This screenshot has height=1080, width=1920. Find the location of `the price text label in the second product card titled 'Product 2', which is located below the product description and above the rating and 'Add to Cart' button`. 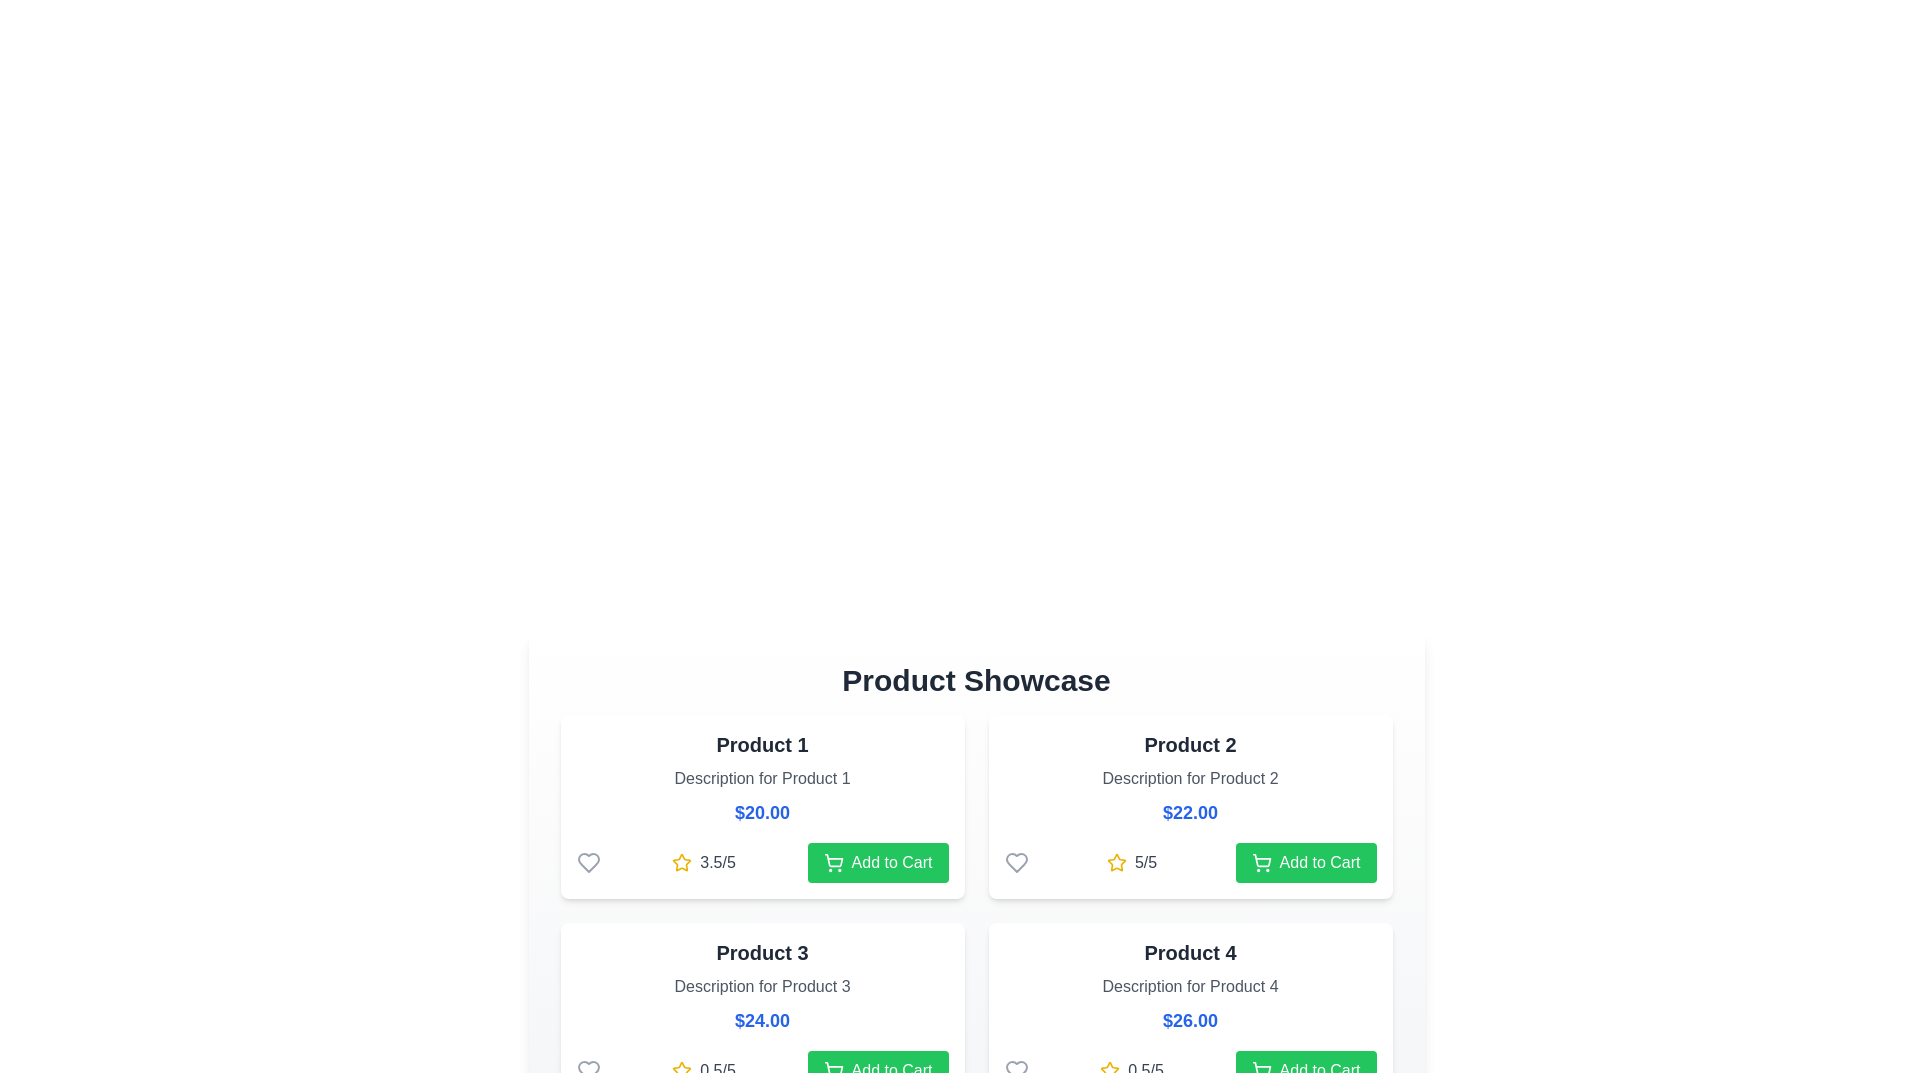

the price text label in the second product card titled 'Product 2', which is located below the product description and above the rating and 'Add to Cart' button is located at coordinates (1190, 813).